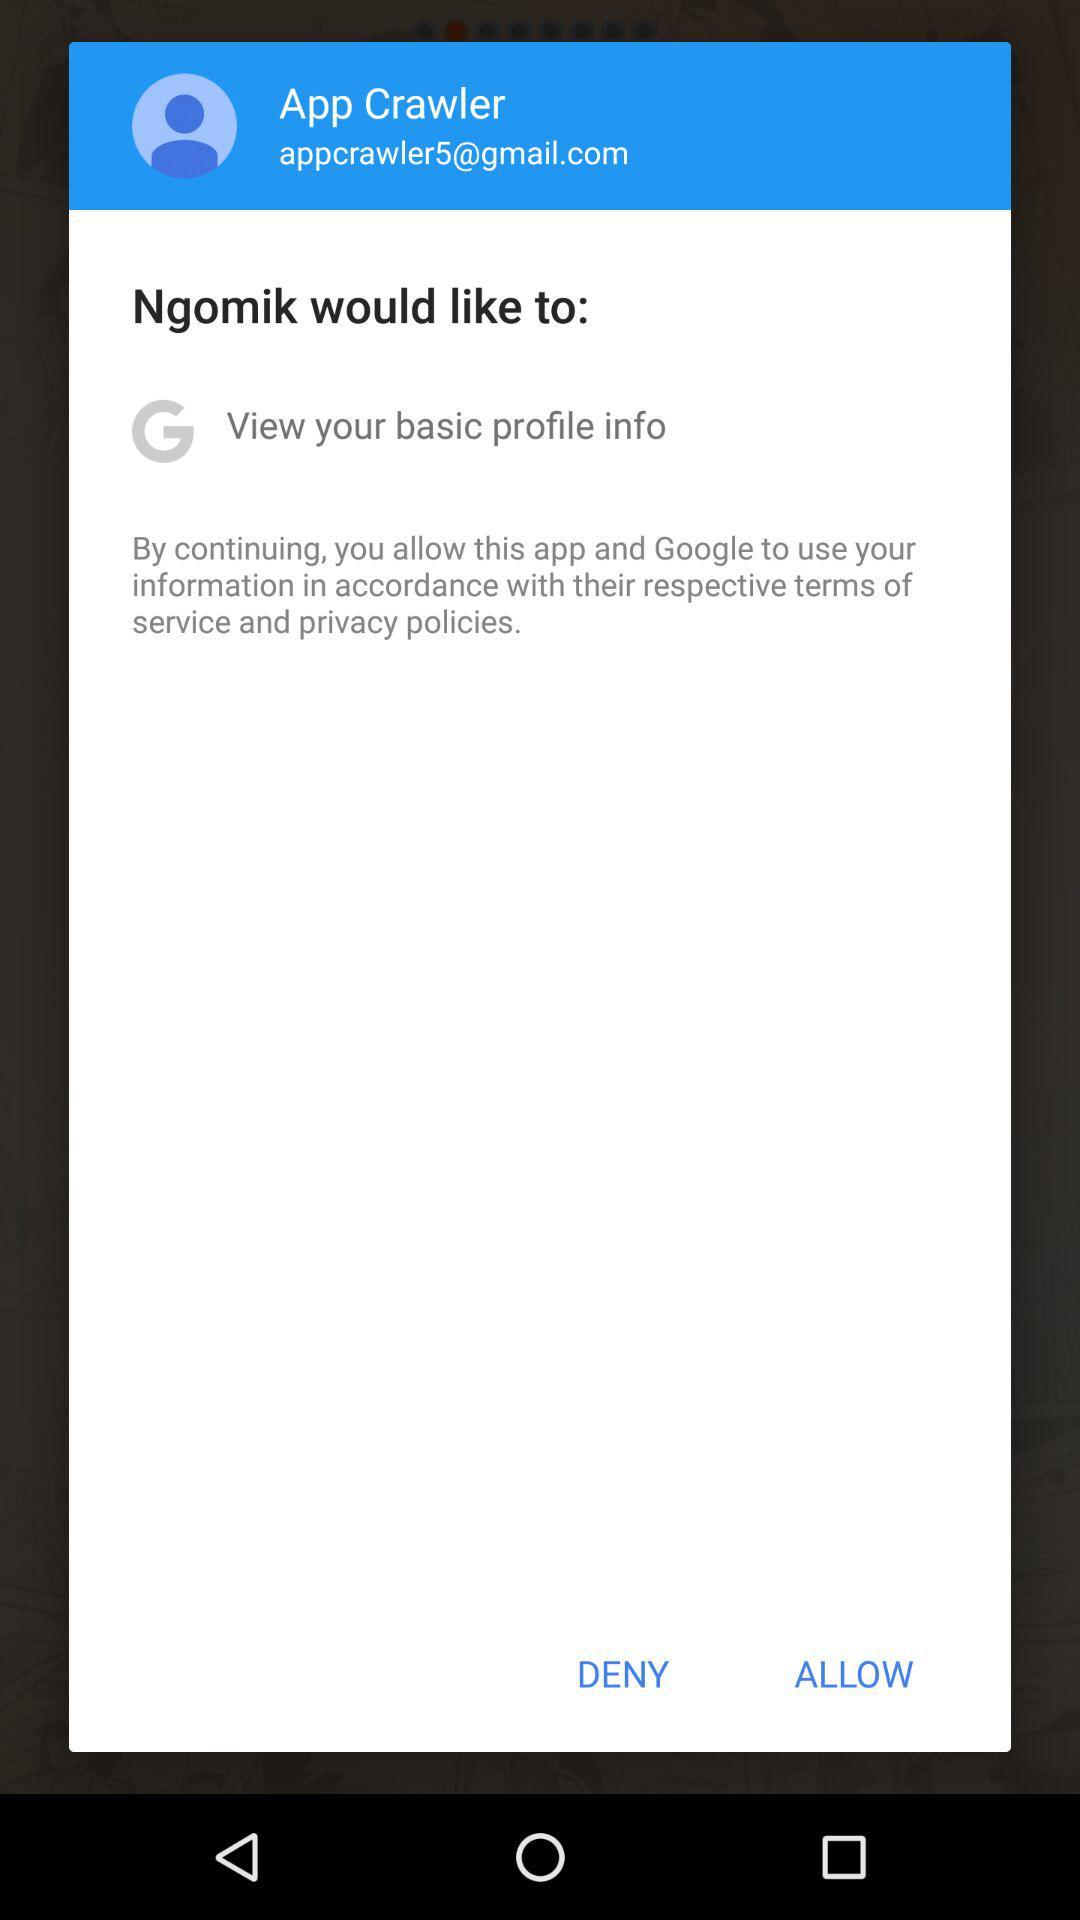 Image resolution: width=1080 pixels, height=1920 pixels. What do you see at coordinates (621, 1673) in the screenshot?
I see `the deny icon` at bounding box center [621, 1673].